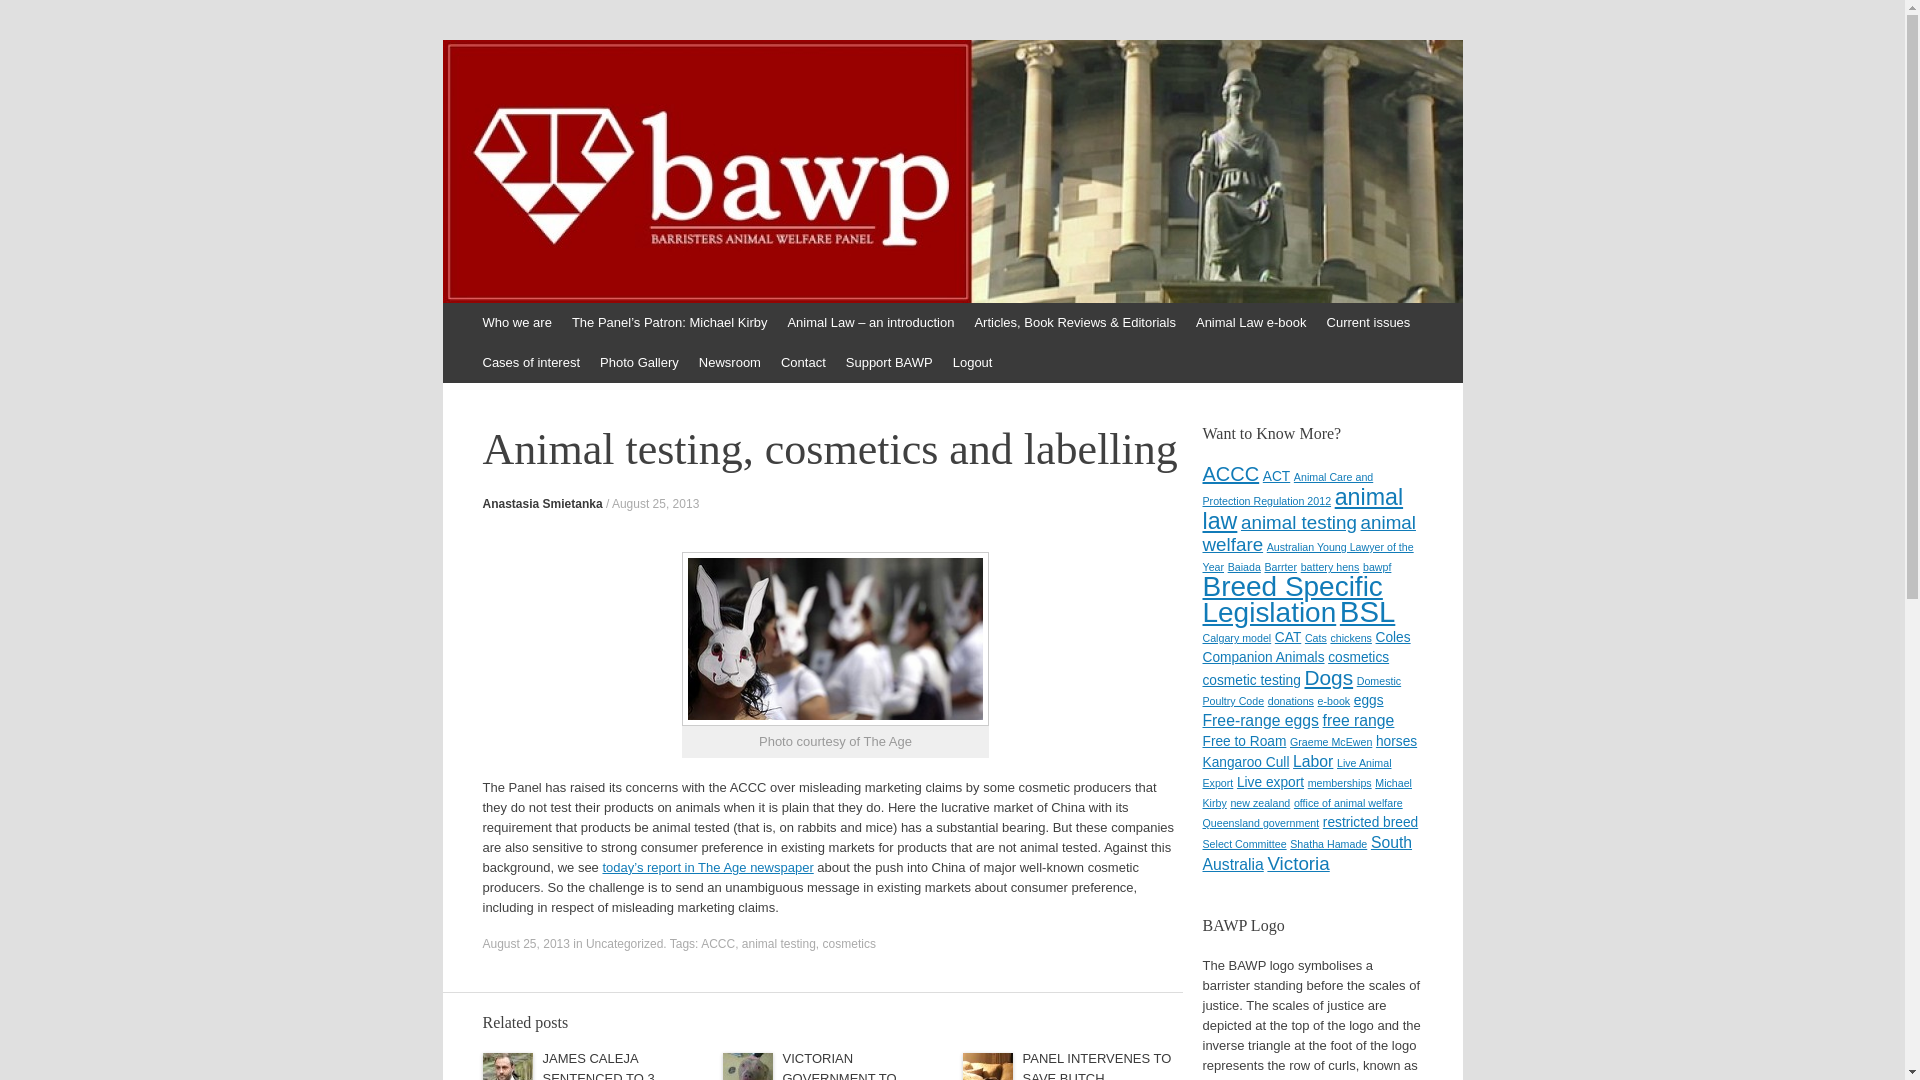  What do you see at coordinates (1258, 801) in the screenshot?
I see `'new zealand'` at bounding box center [1258, 801].